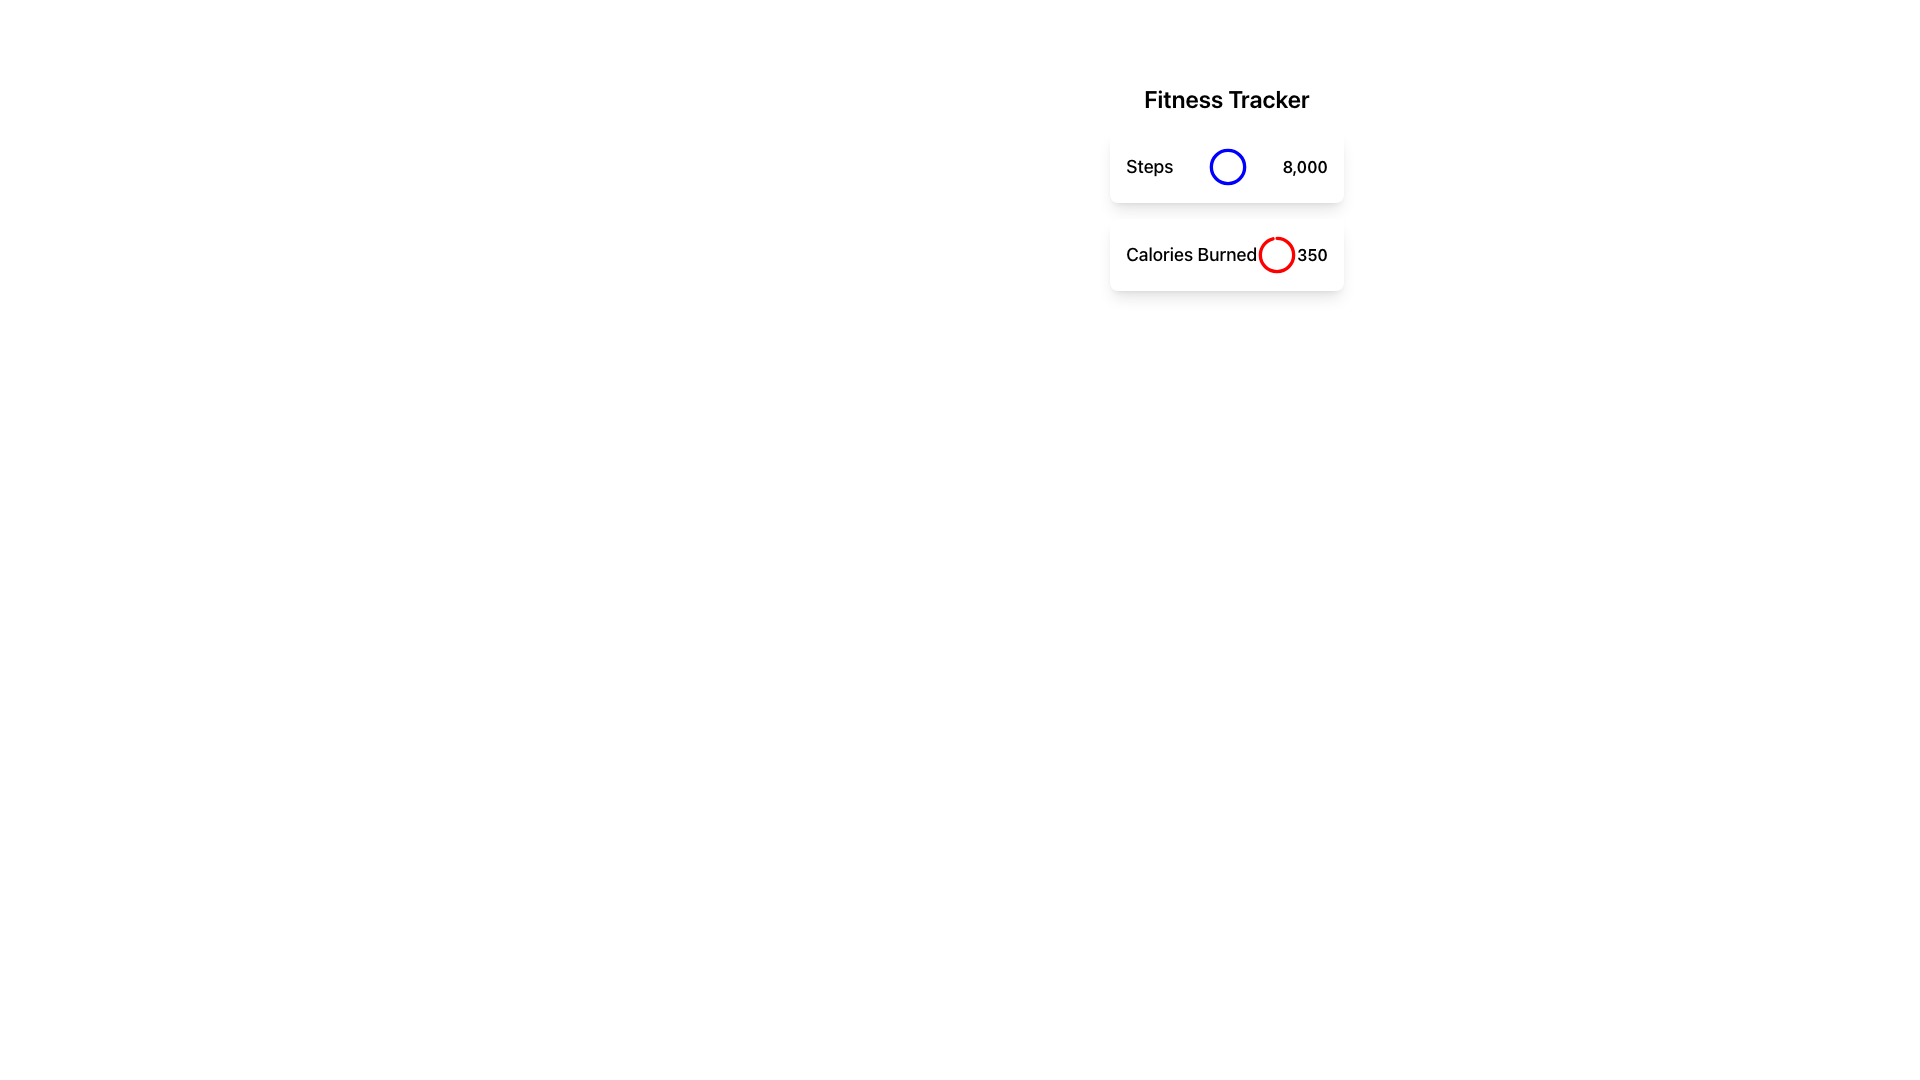  Describe the element at coordinates (1226, 165) in the screenshot. I see `the Informational card displaying the user's step count of 8,000, located under the 'Fitness Tracker' header as the first card in the stacked sequence` at that location.